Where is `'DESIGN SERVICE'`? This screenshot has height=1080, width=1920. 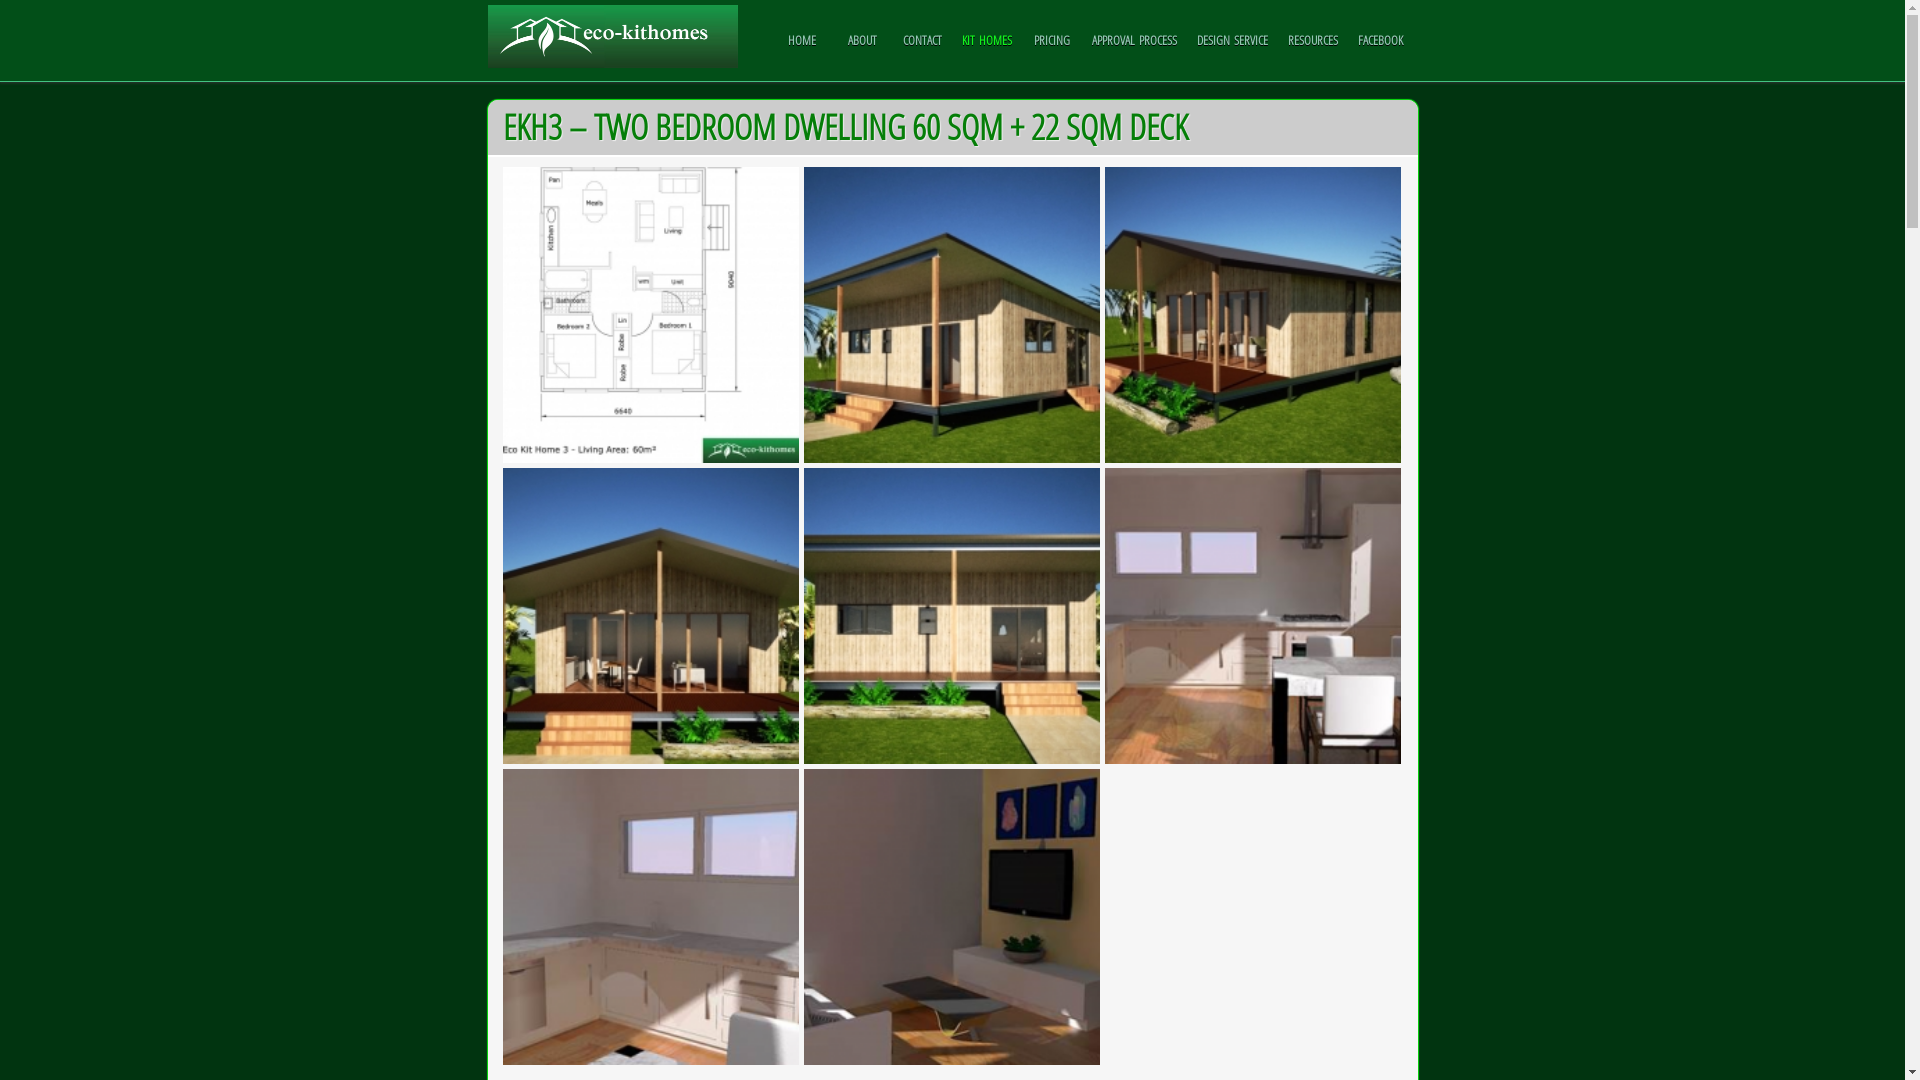
'DESIGN SERVICE' is located at coordinates (1231, 39).